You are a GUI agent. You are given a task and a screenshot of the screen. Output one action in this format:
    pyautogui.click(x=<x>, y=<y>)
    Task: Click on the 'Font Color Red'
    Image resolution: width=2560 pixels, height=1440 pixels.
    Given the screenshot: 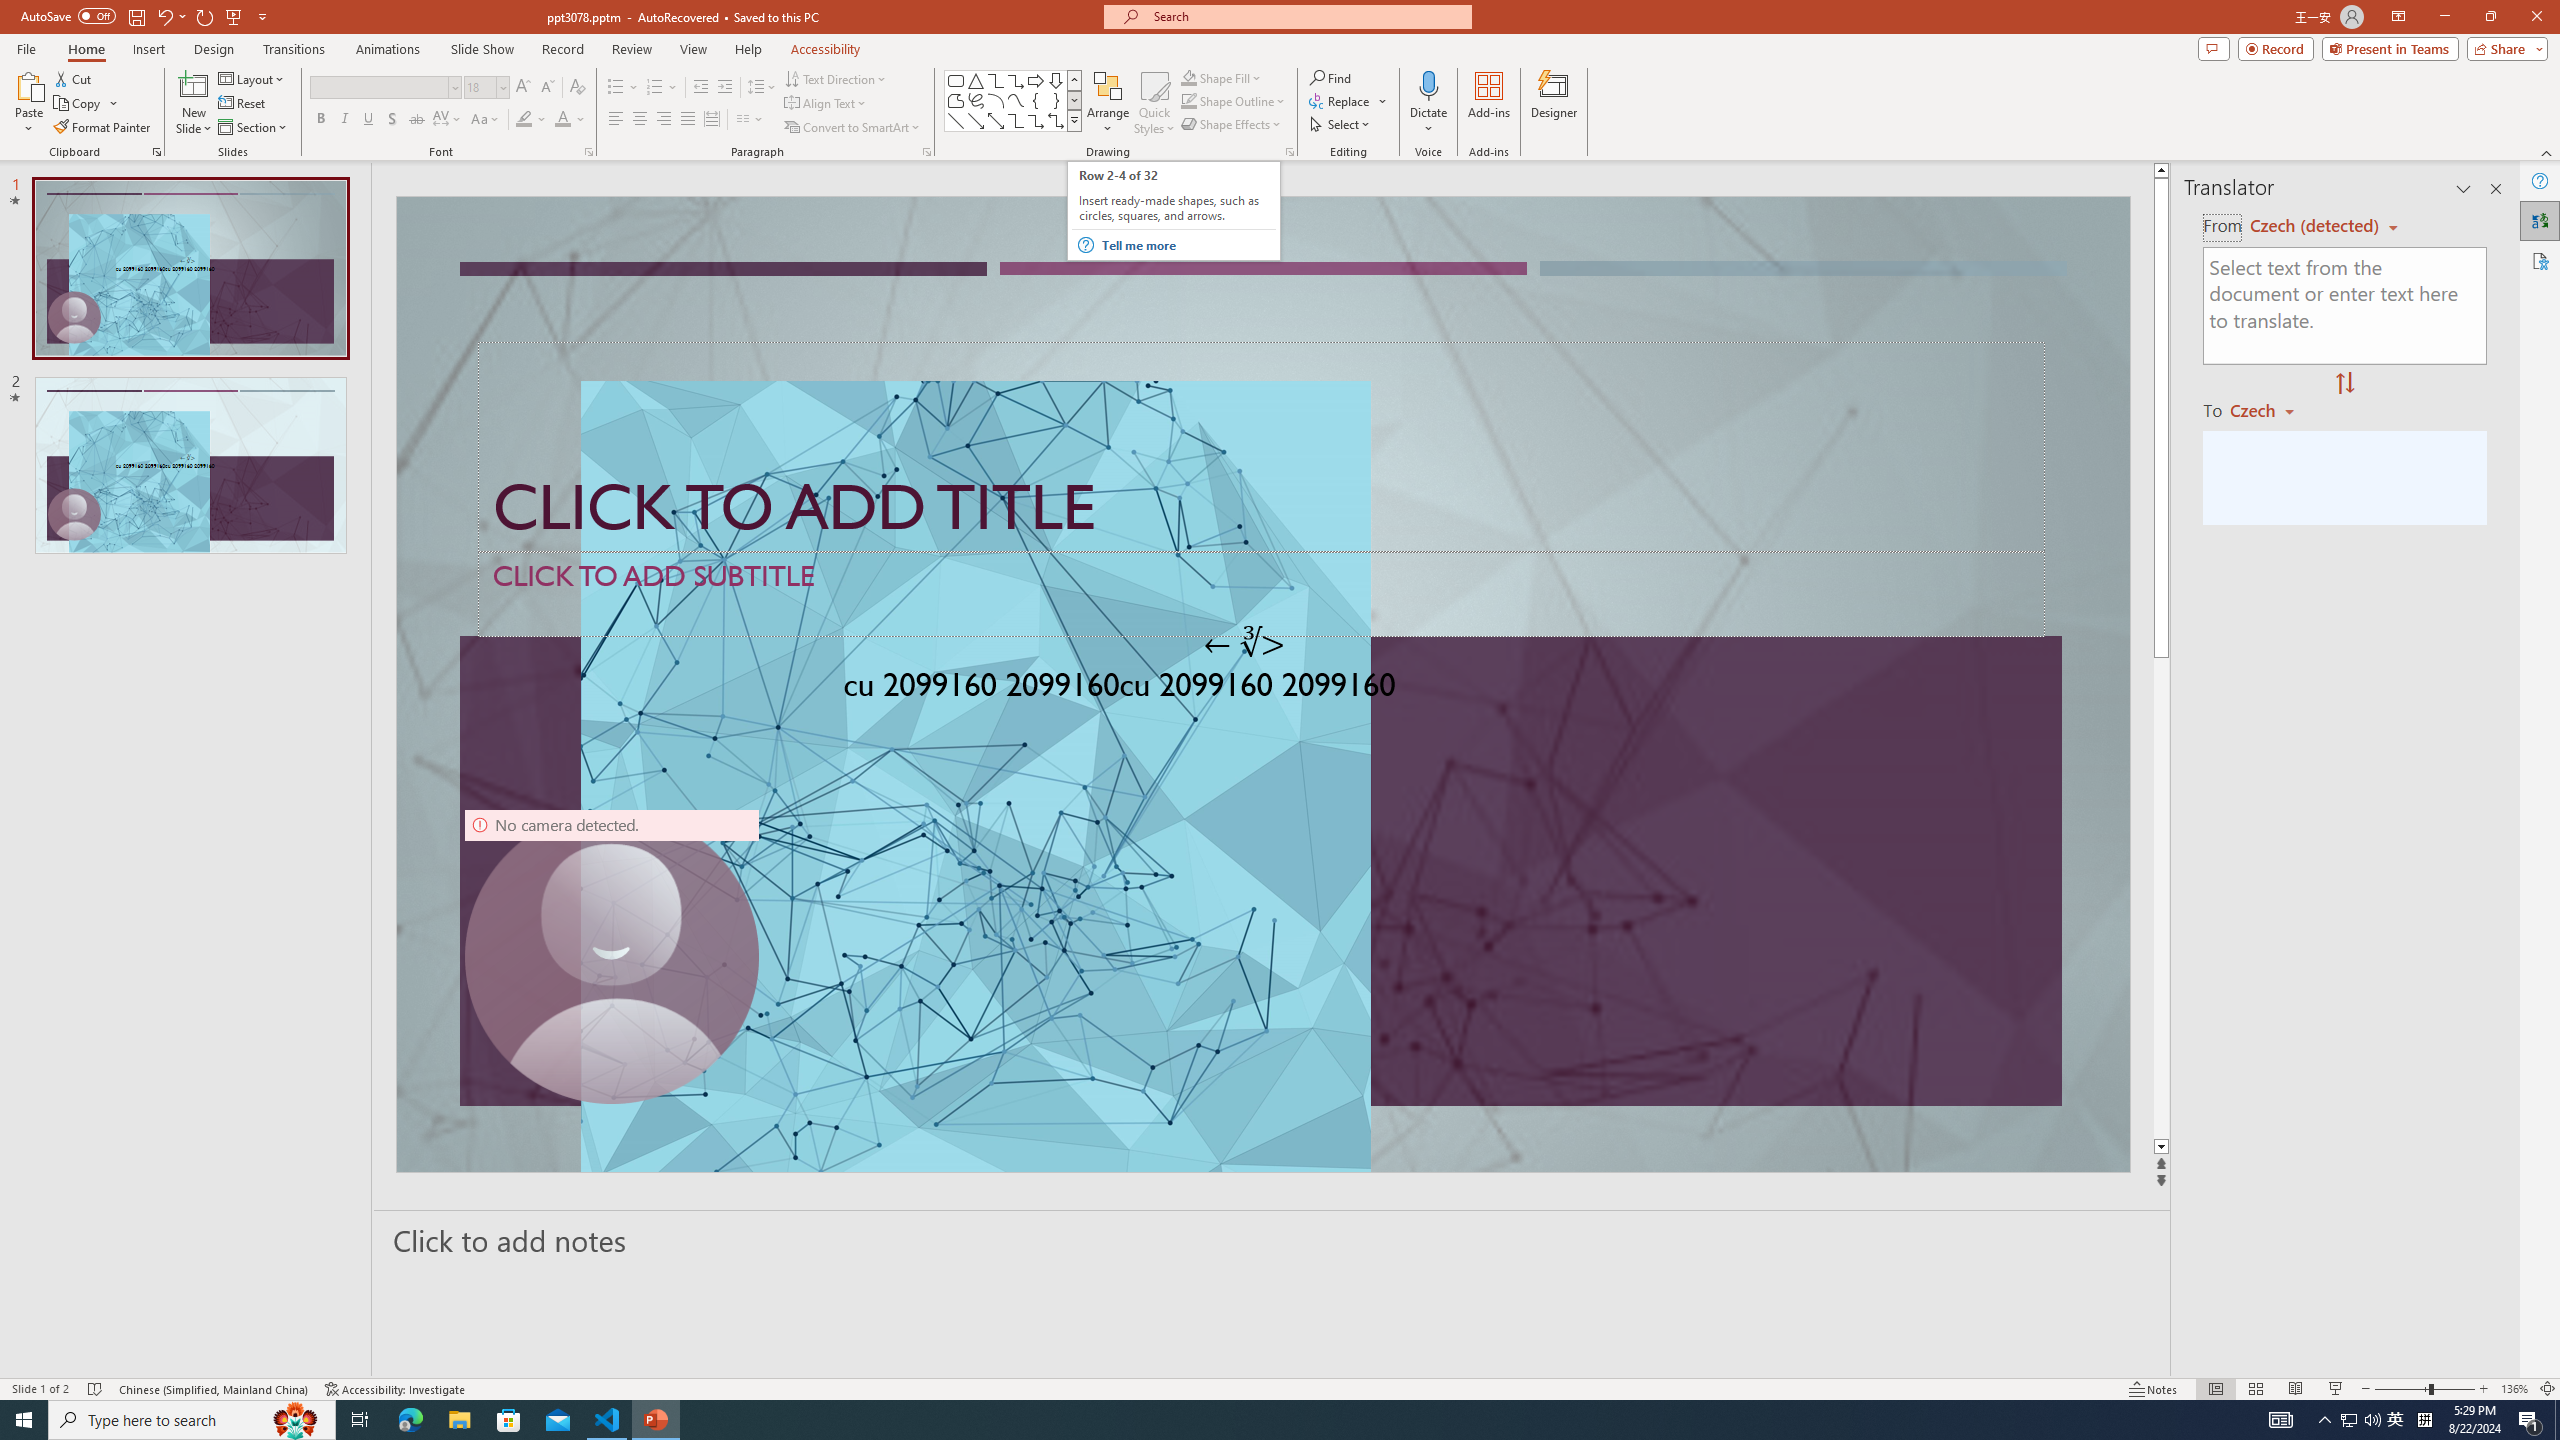 What is the action you would take?
    pyautogui.click(x=562, y=118)
    